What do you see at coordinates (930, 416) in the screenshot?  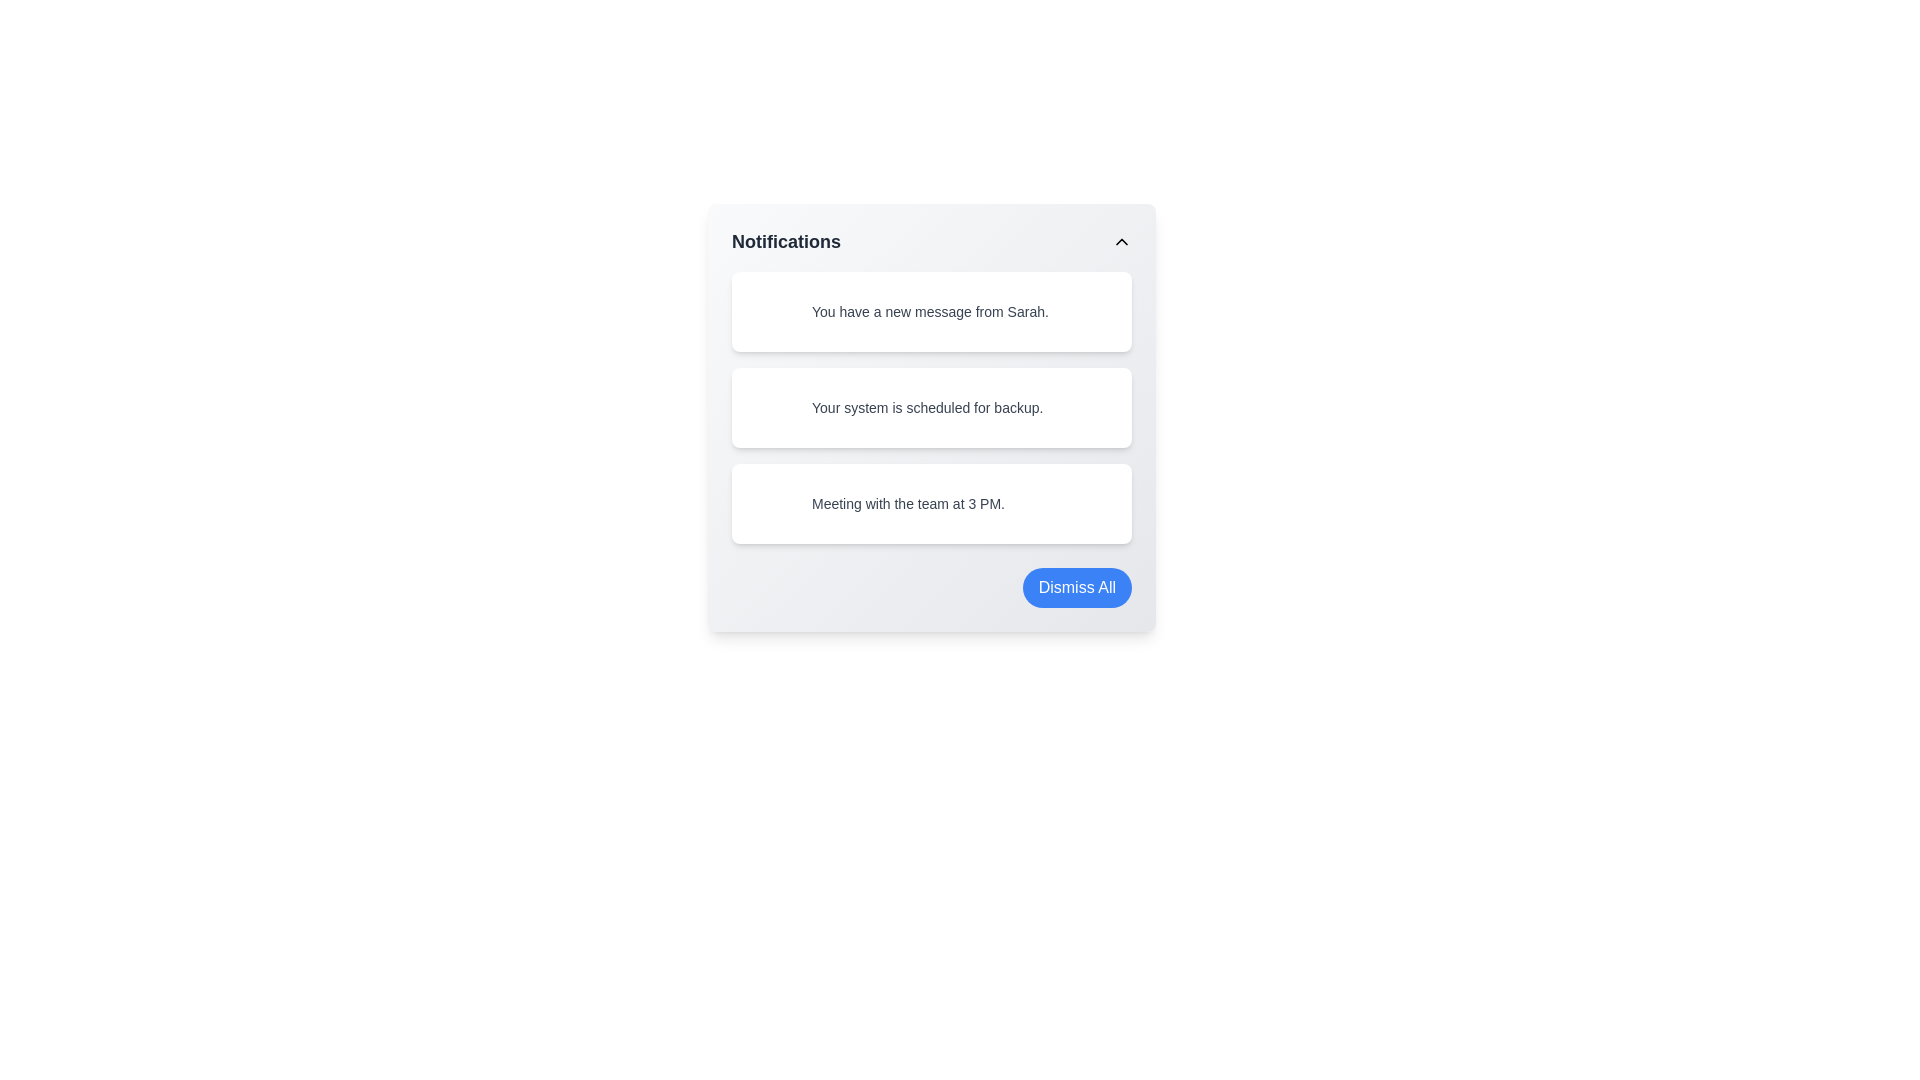 I see `the second notification card titled 'Your system is scheduled for backup.' located in the notification panel` at bounding box center [930, 416].